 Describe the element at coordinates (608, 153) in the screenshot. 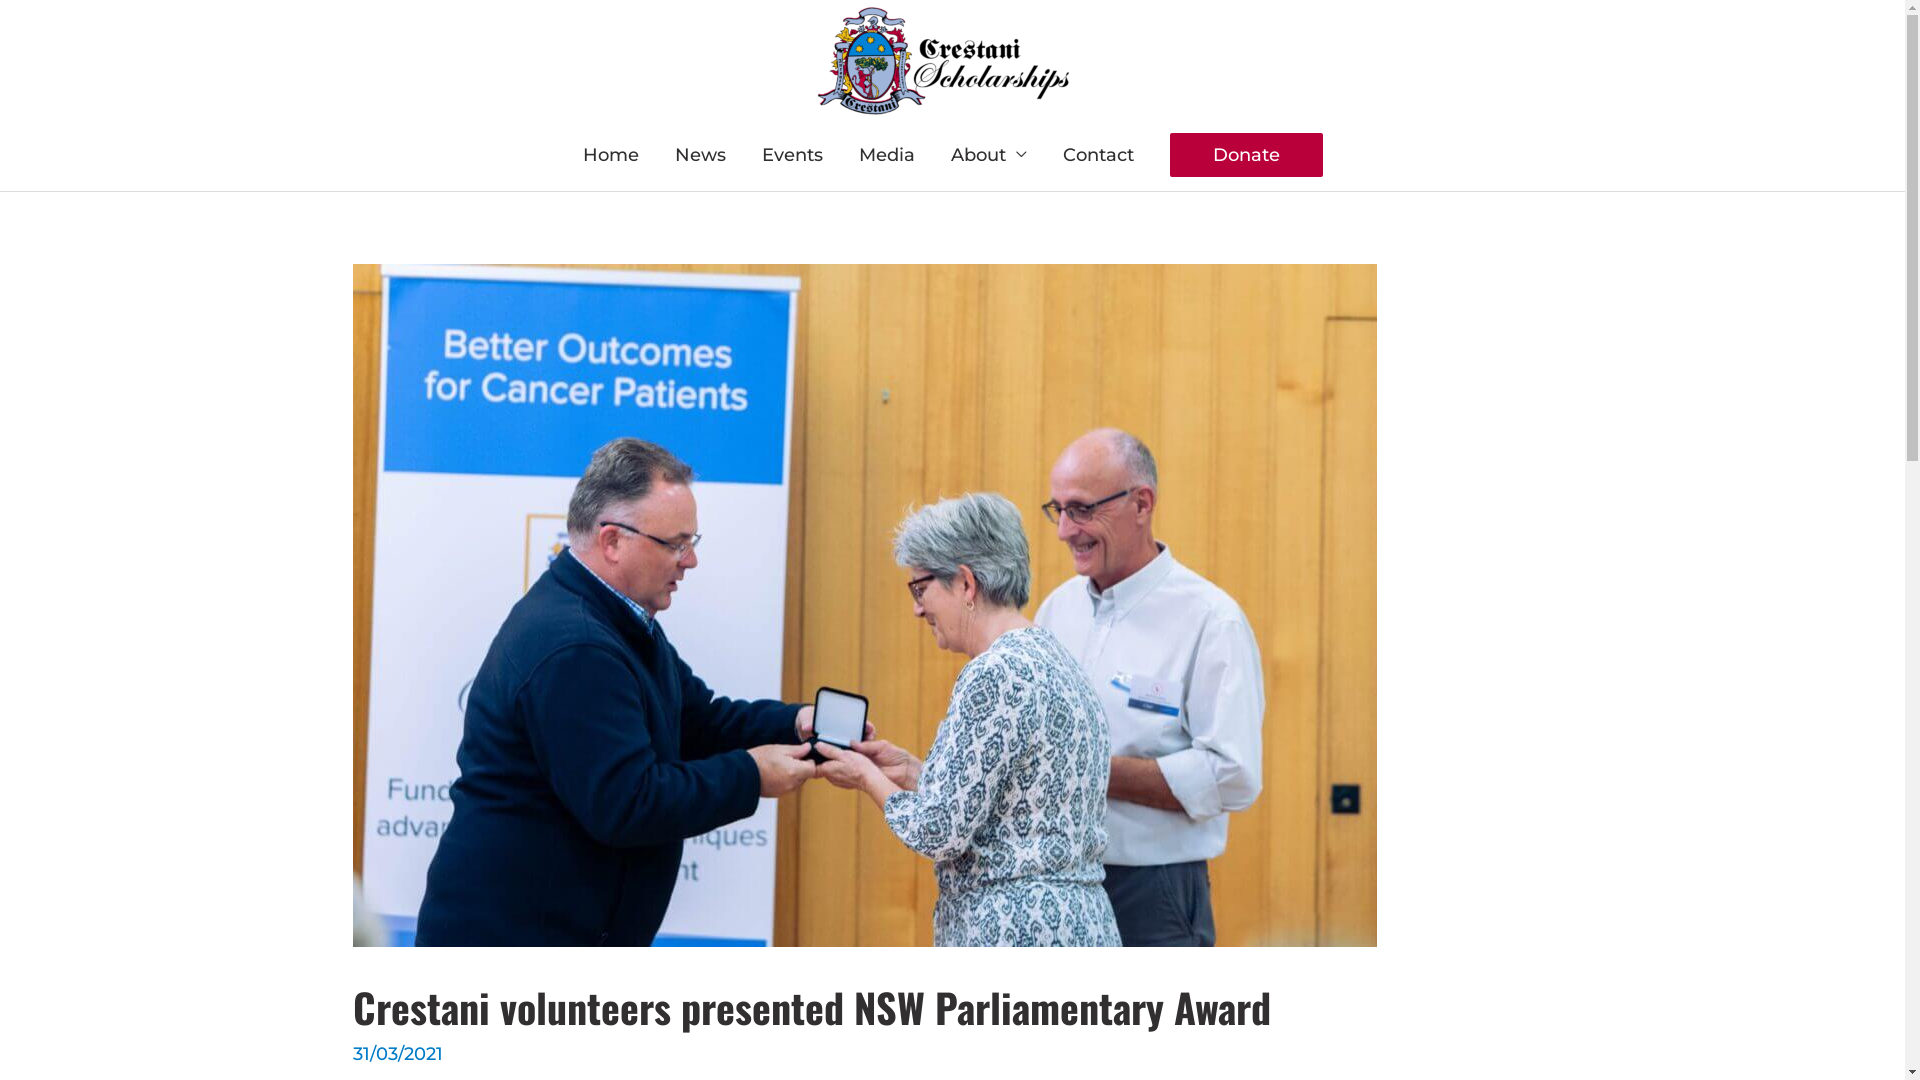

I see `'Home'` at that location.